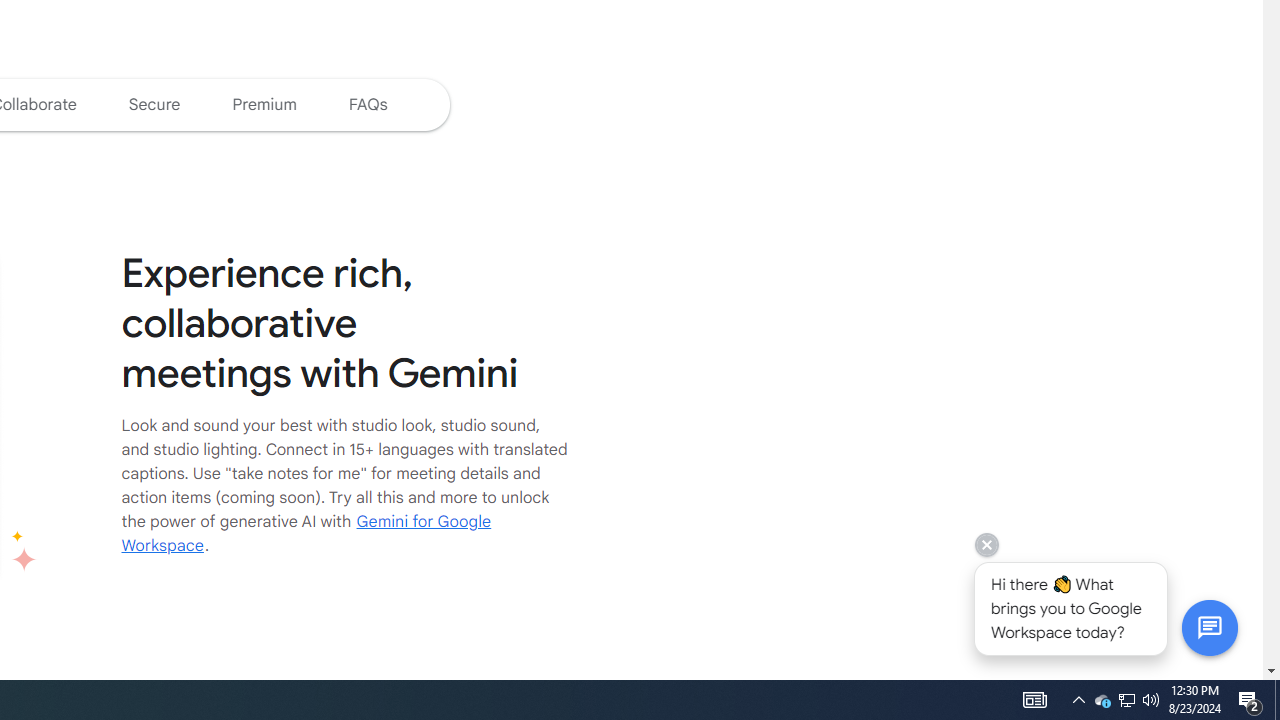  I want to click on 'Jump to the secure section of the page', so click(153, 104).